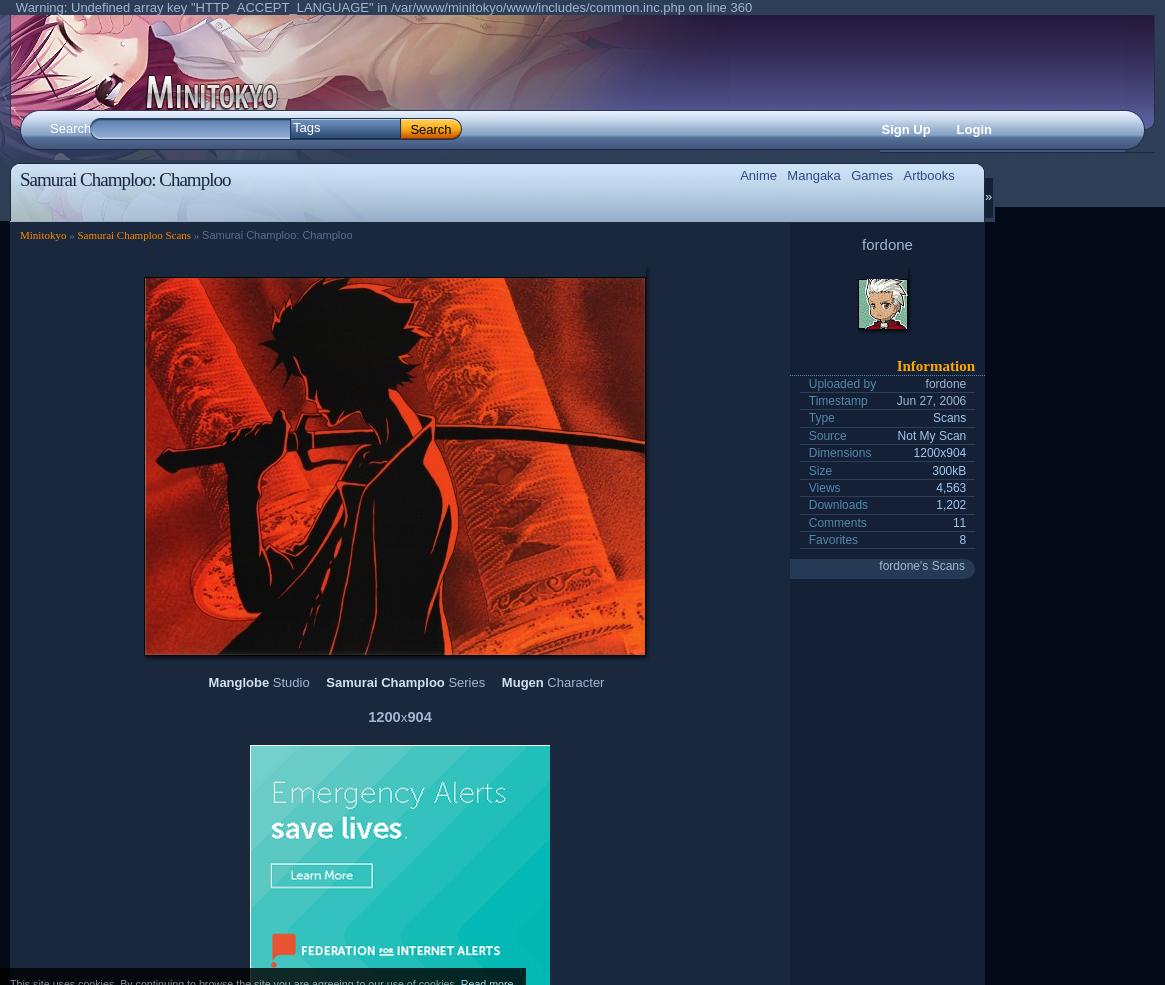 This screenshot has height=985, width=1165. I want to click on 'Members', so click(322, 199).